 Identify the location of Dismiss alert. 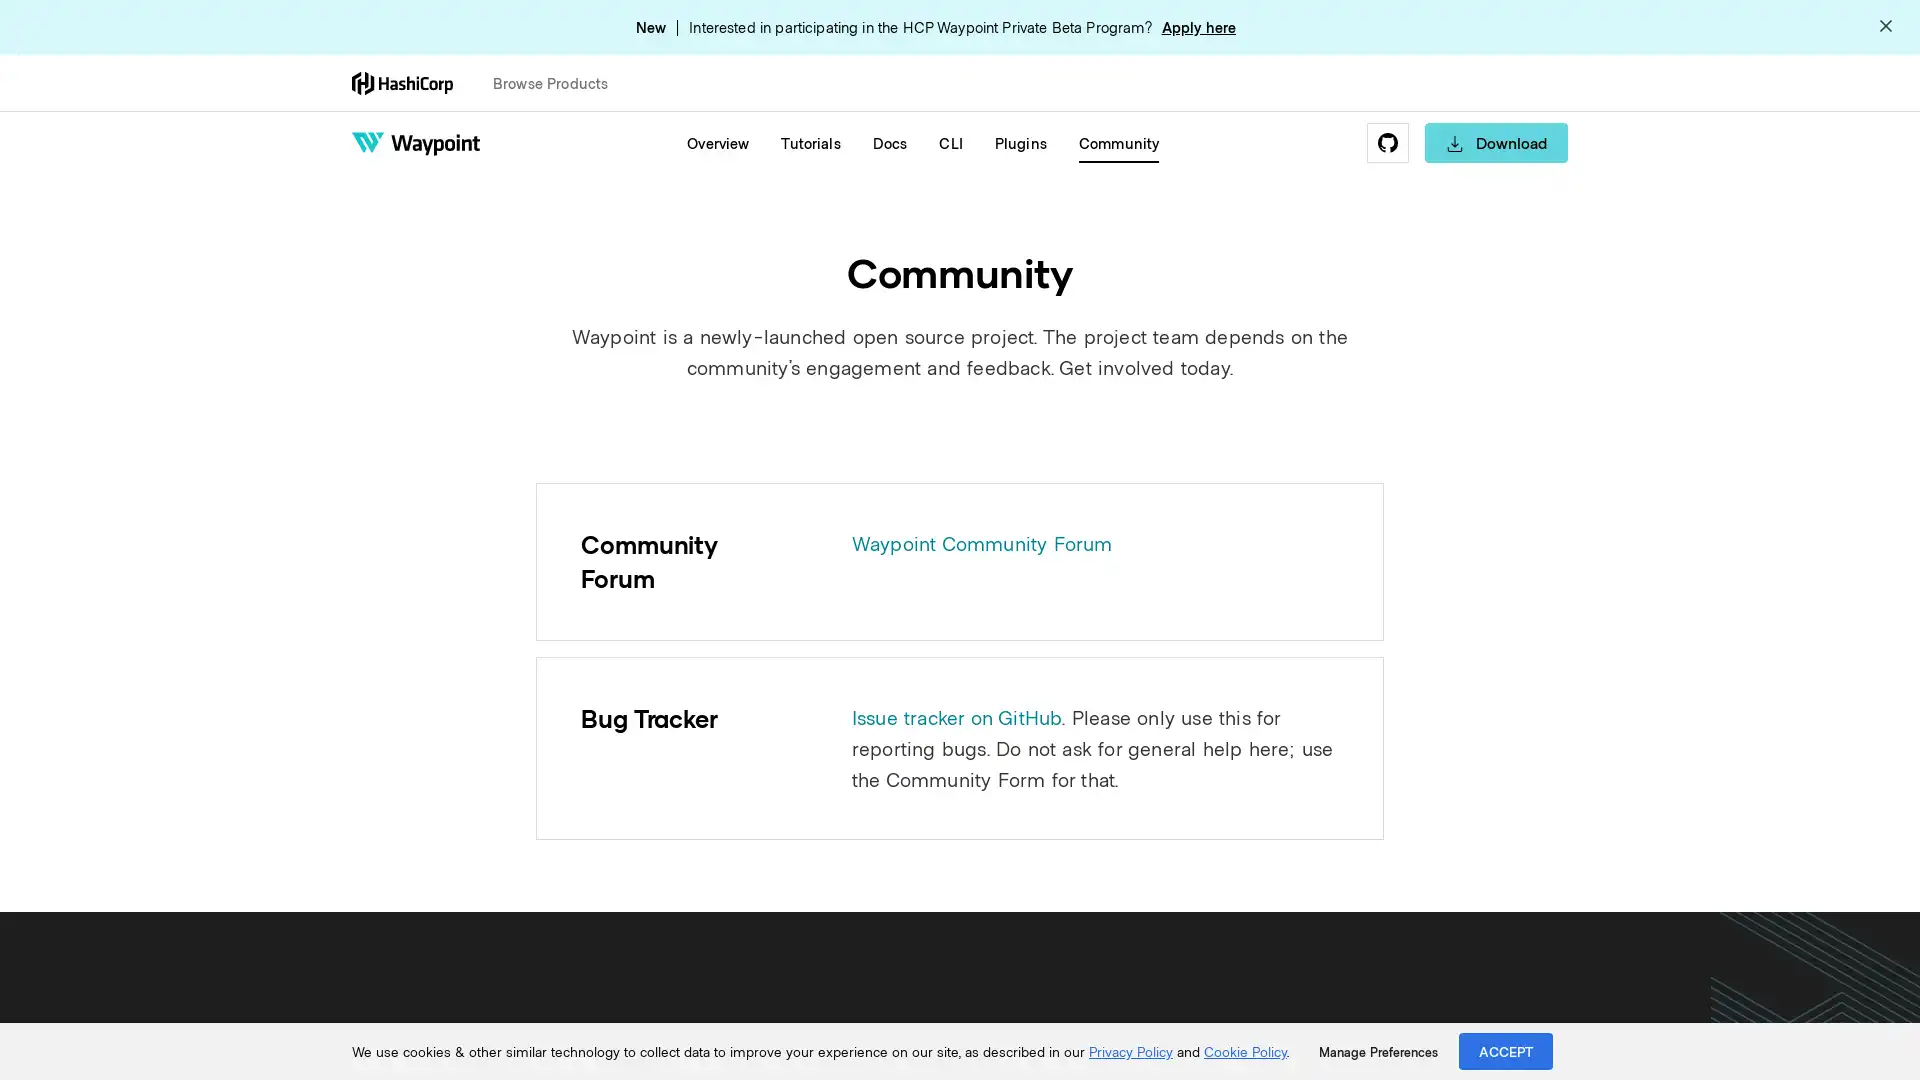
(1885, 27).